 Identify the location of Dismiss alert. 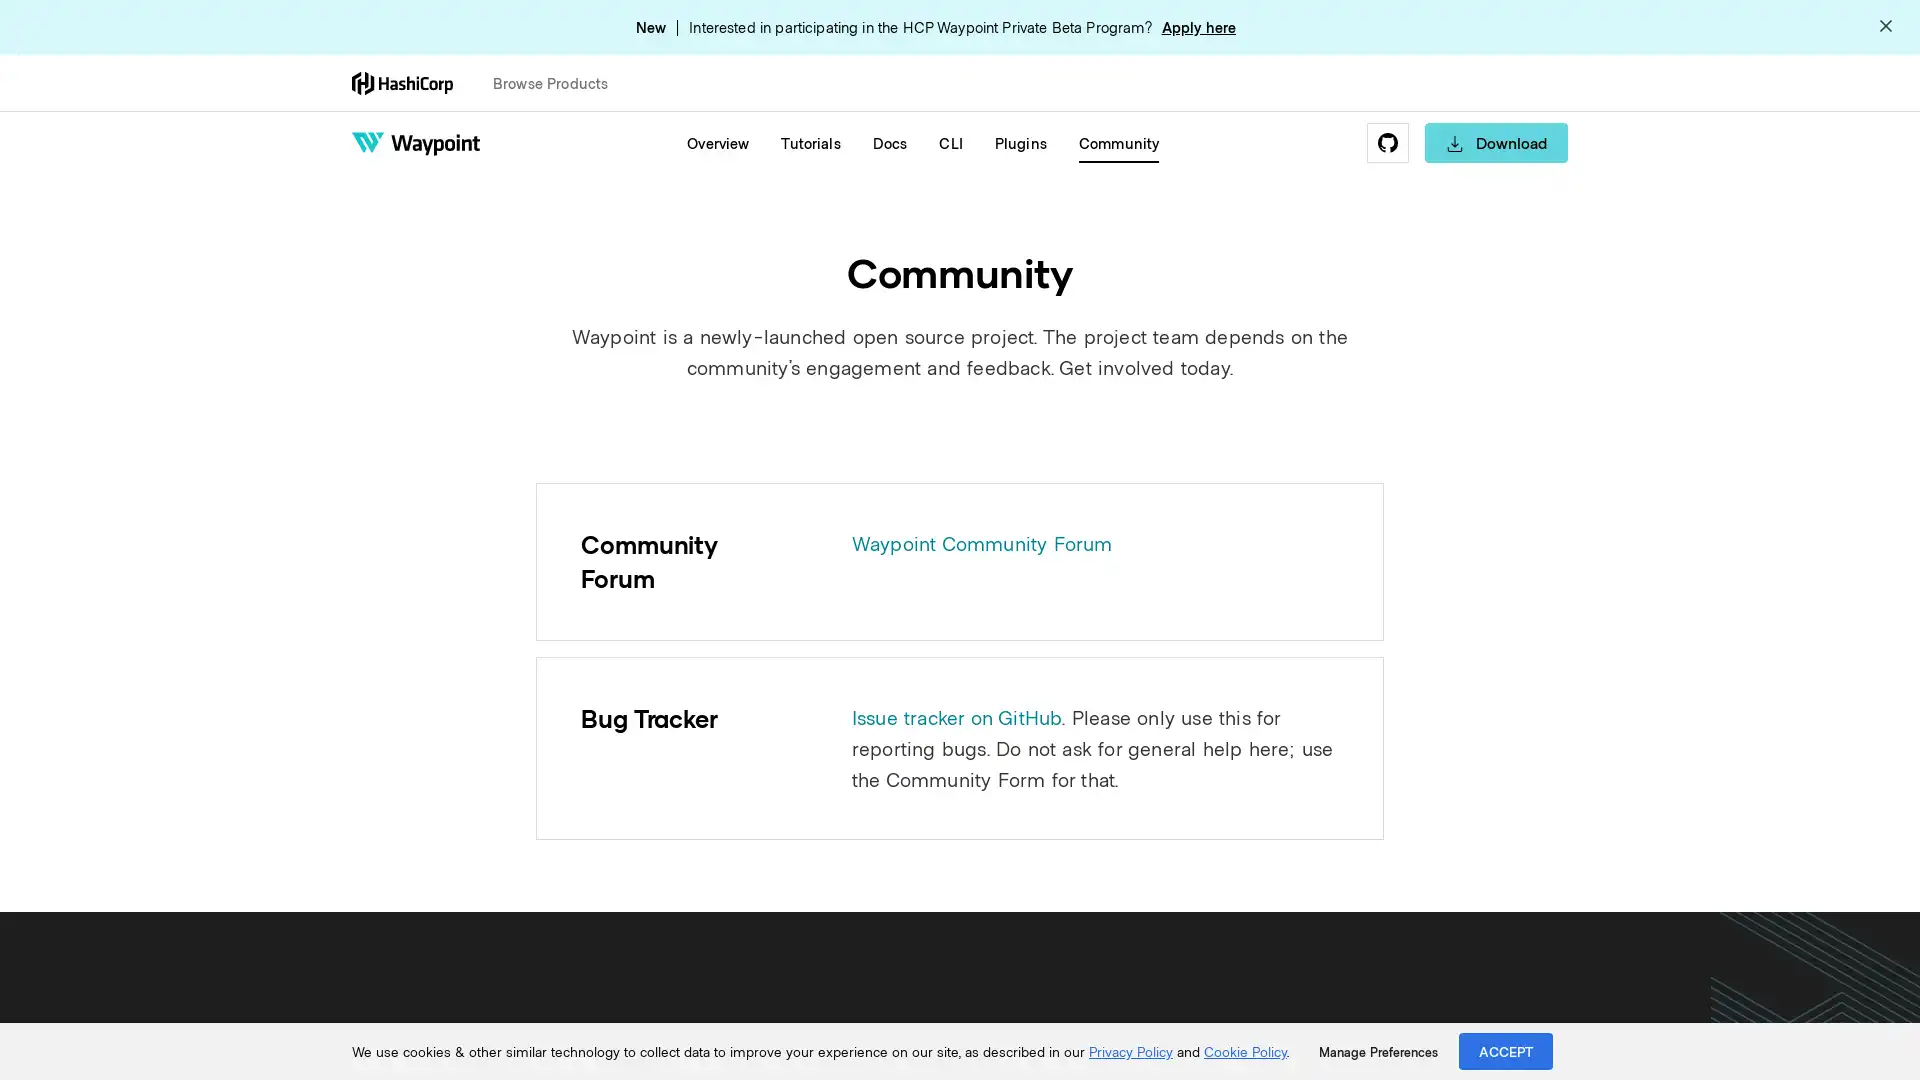
(1885, 27).